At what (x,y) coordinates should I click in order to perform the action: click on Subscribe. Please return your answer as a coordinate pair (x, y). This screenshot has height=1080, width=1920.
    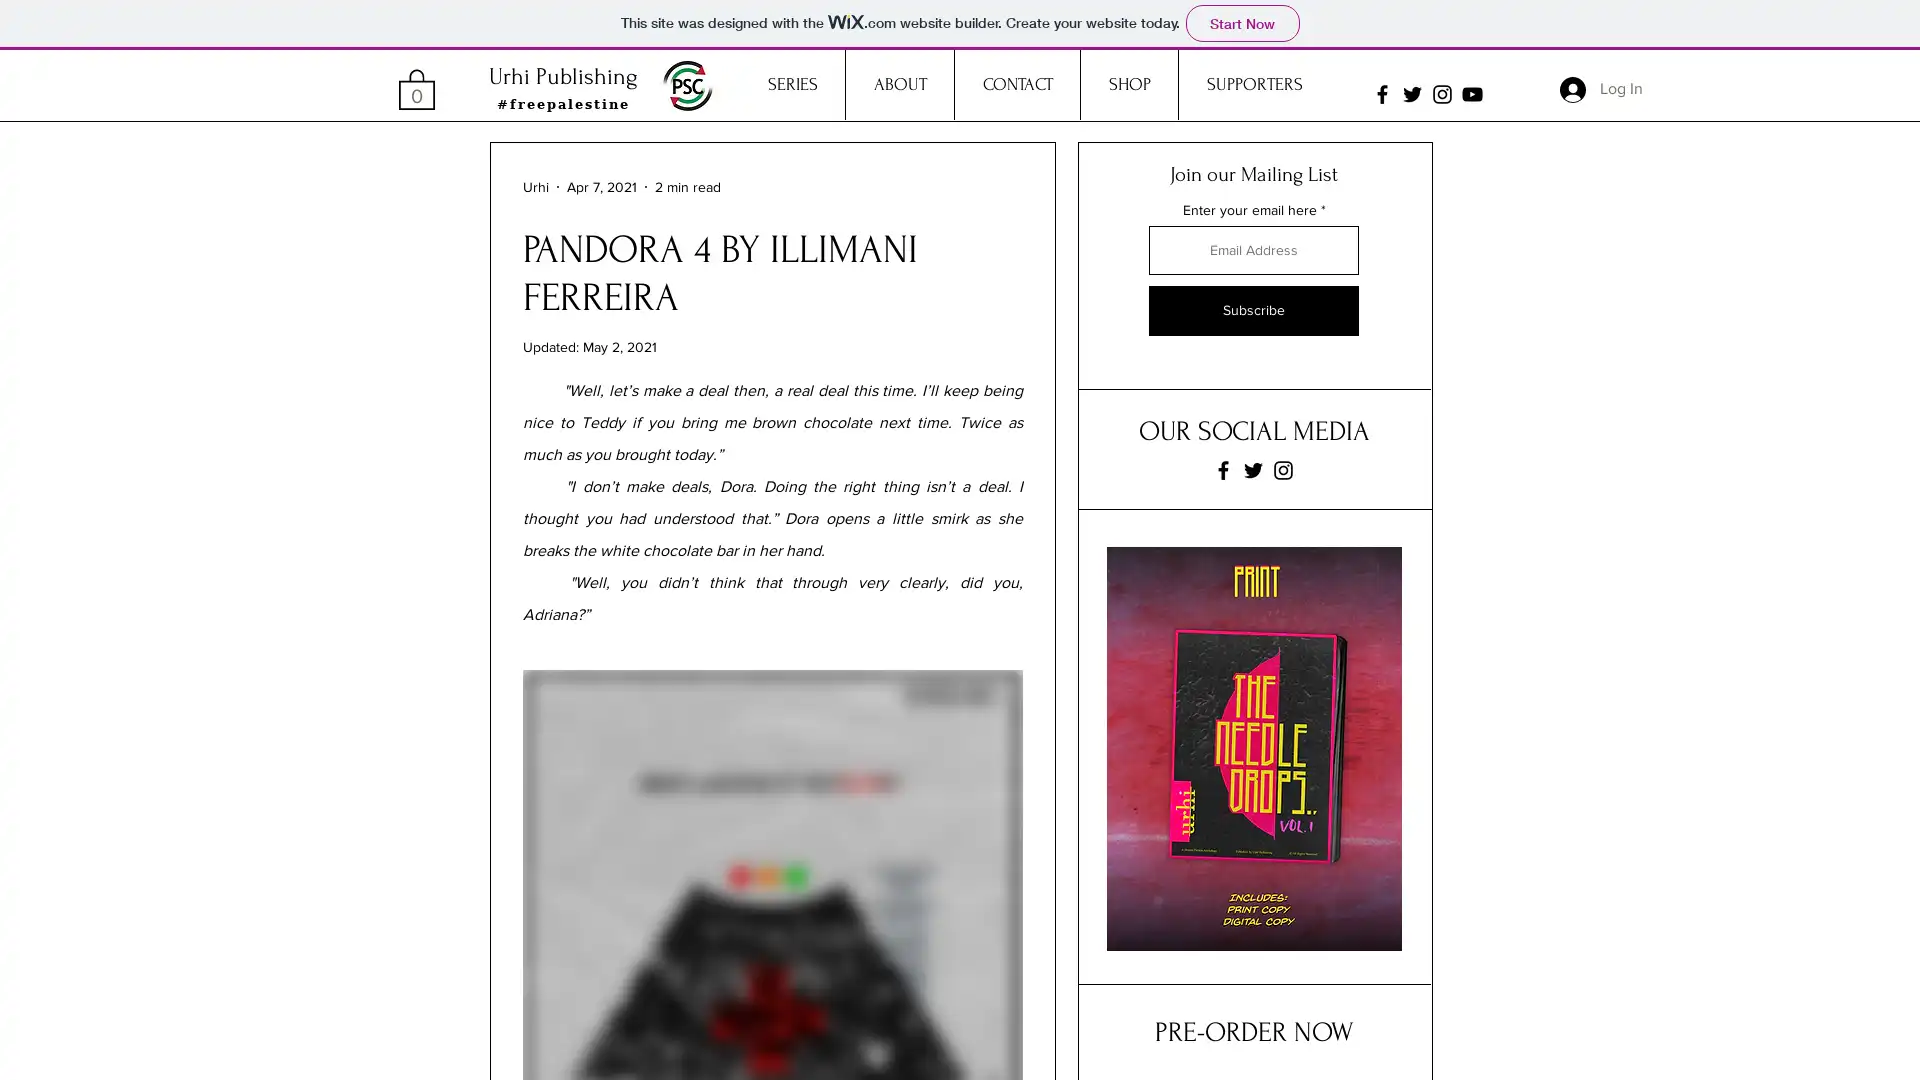
    Looking at the image, I should click on (1252, 311).